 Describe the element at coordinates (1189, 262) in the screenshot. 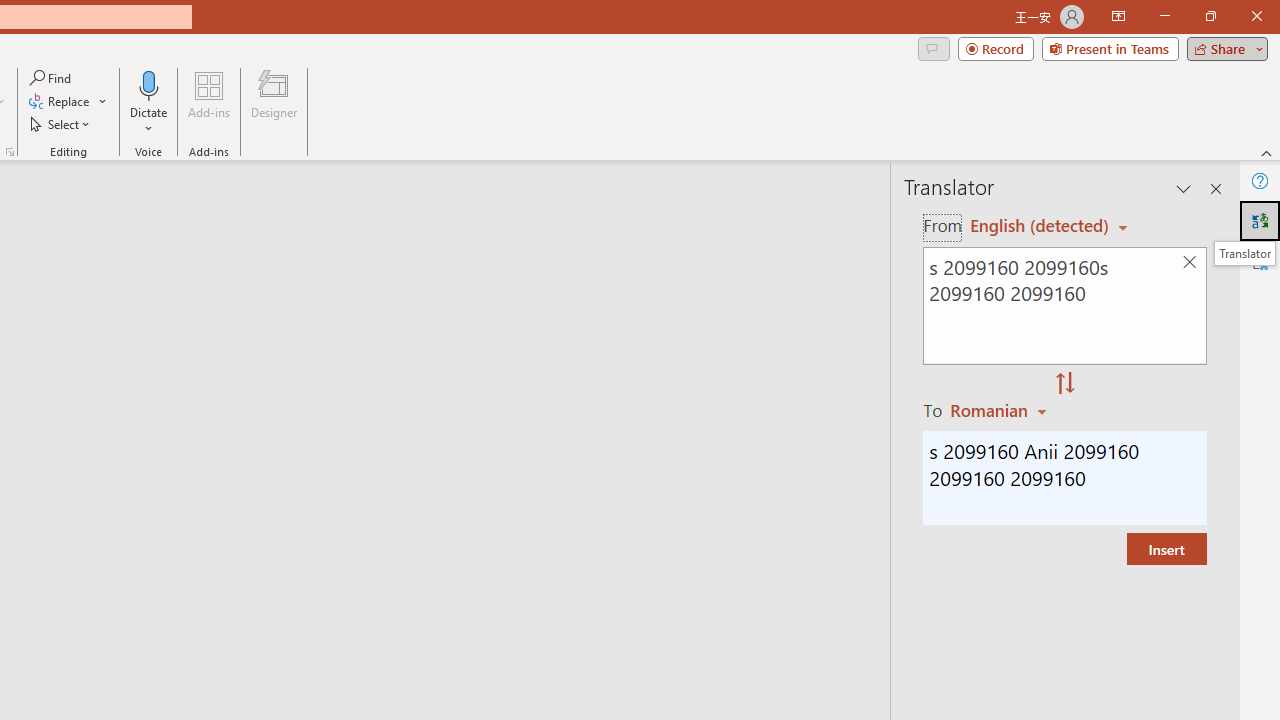

I see `'Clear text'` at that location.